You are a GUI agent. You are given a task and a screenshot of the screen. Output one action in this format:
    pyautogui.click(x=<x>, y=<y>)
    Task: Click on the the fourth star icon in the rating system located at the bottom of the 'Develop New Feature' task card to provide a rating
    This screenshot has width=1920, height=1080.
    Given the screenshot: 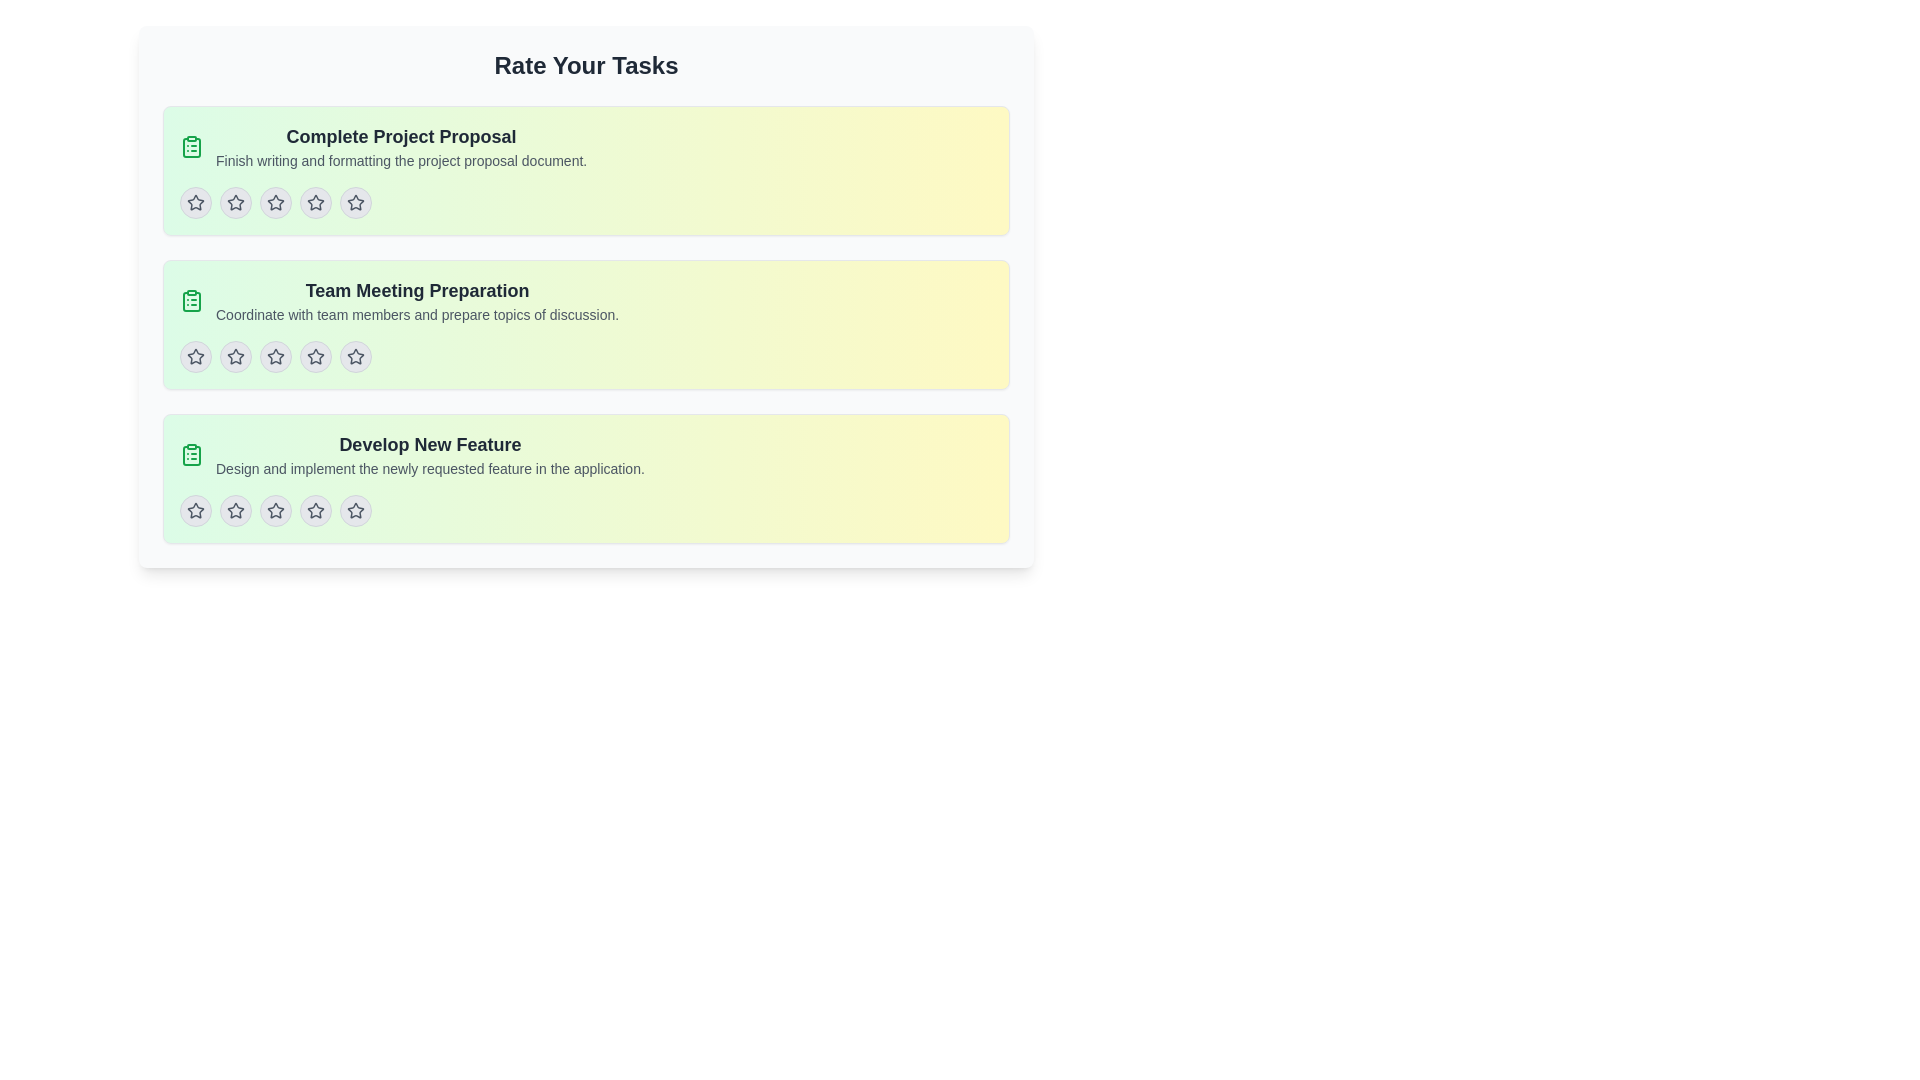 What is the action you would take?
    pyautogui.click(x=274, y=509)
    